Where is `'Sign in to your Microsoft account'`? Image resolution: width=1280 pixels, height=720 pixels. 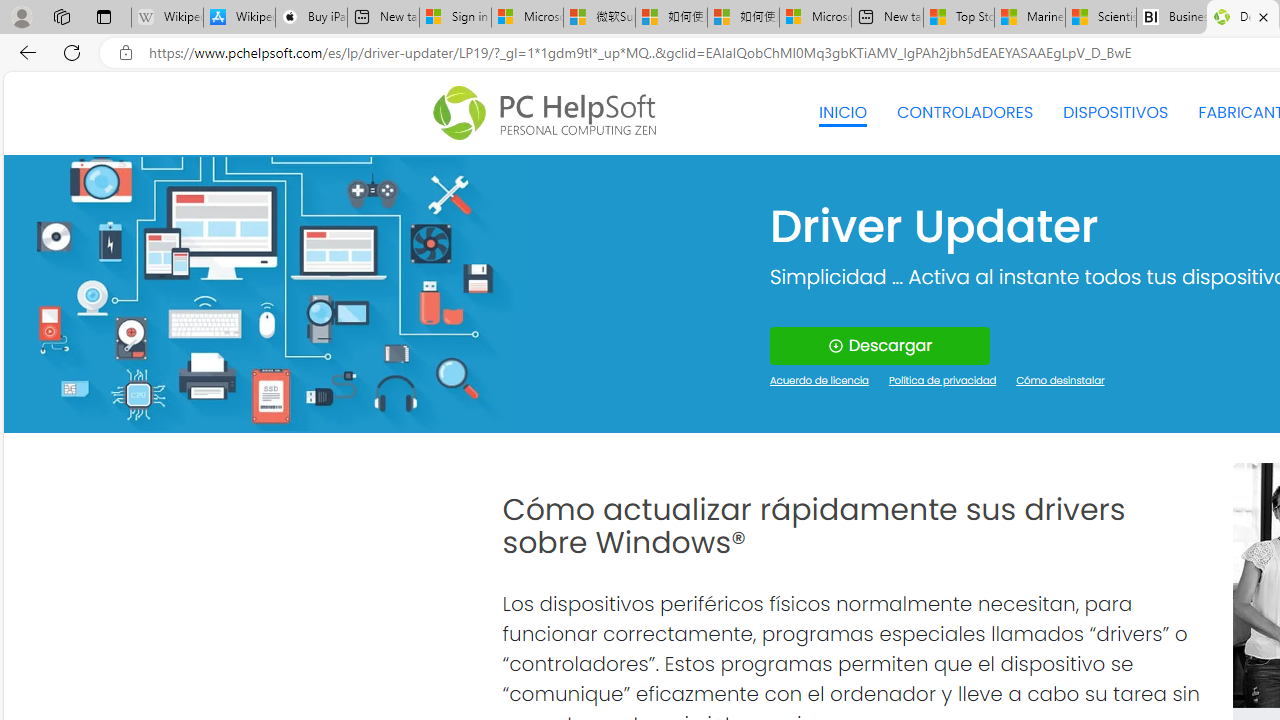 'Sign in to your Microsoft account' is located at coordinates (454, 17).